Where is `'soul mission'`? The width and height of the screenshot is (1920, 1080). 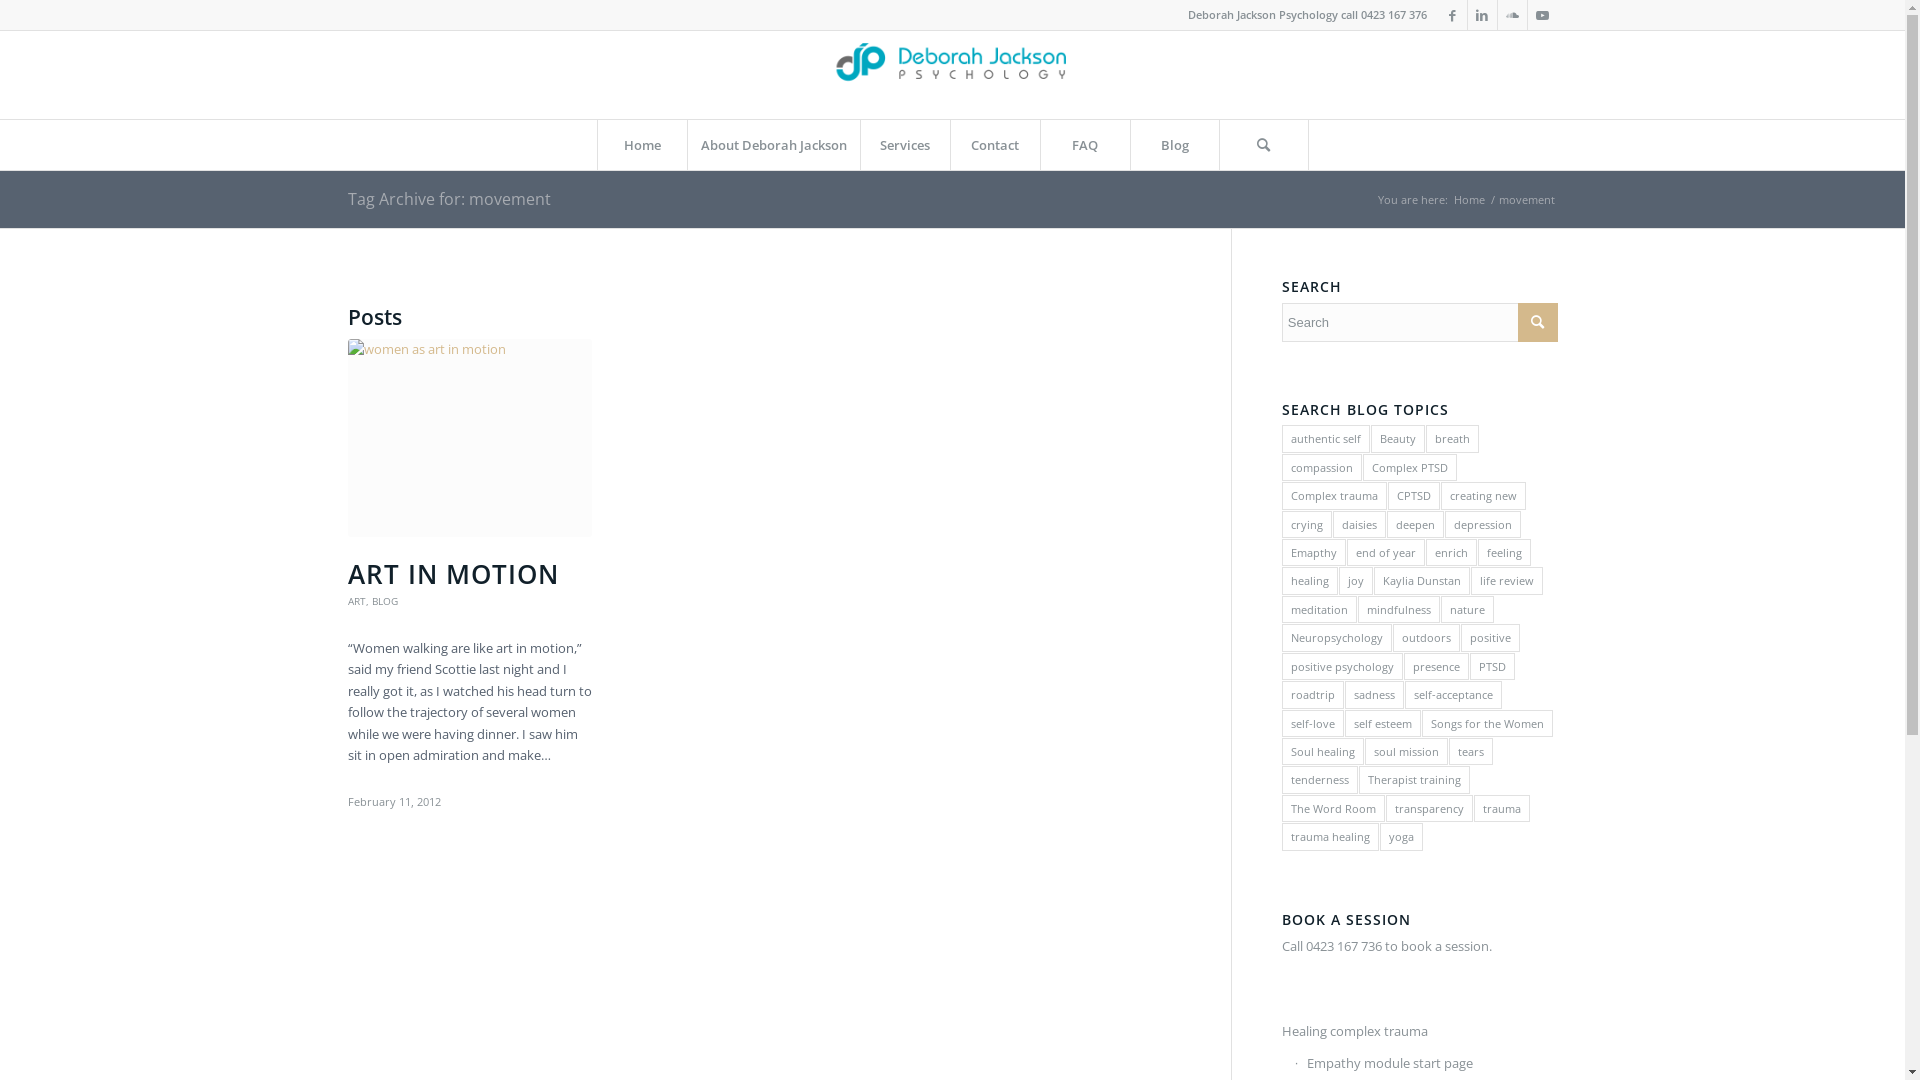 'soul mission' is located at coordinates (1405, 751).